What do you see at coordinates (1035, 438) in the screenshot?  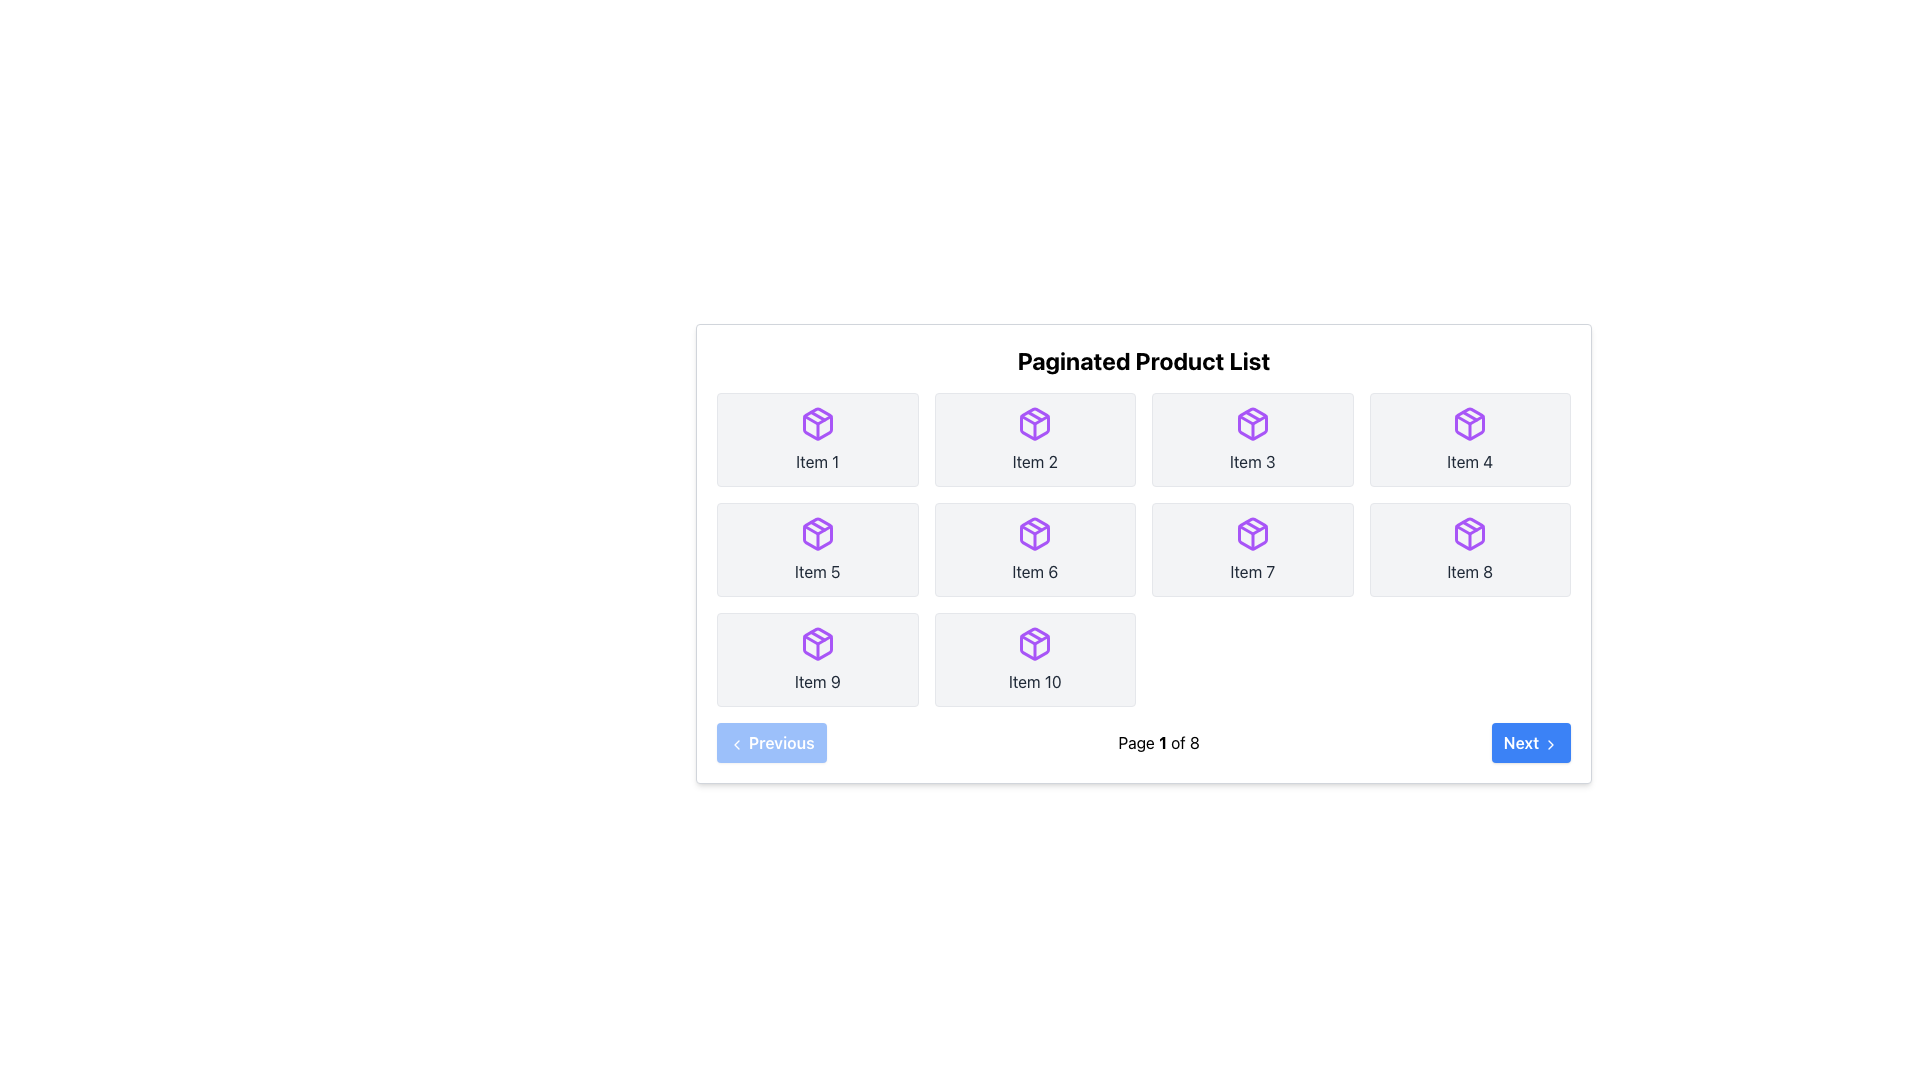 I see `the second grid item in the first row, which represents a product or category, to interact with it` at bounding box center [1035, 438].